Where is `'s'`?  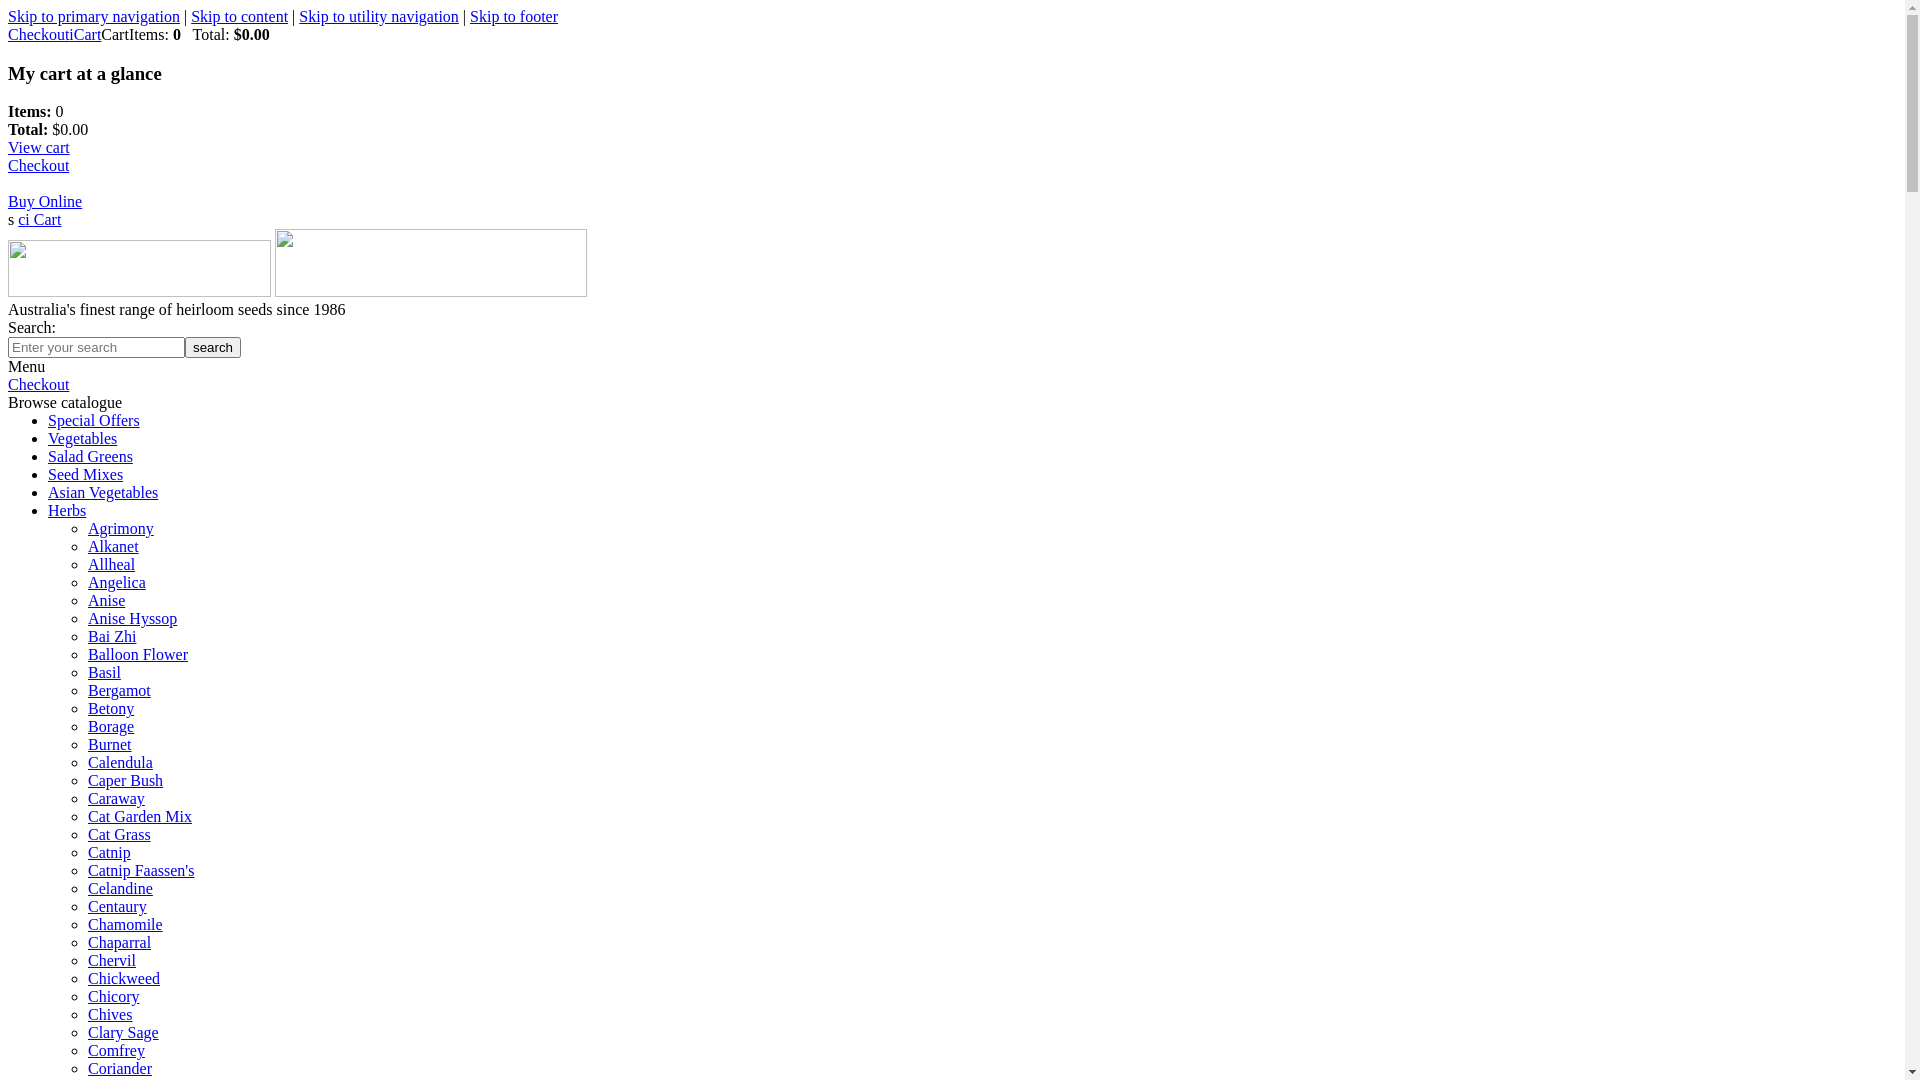 's' is located at coordinates (10, 219).